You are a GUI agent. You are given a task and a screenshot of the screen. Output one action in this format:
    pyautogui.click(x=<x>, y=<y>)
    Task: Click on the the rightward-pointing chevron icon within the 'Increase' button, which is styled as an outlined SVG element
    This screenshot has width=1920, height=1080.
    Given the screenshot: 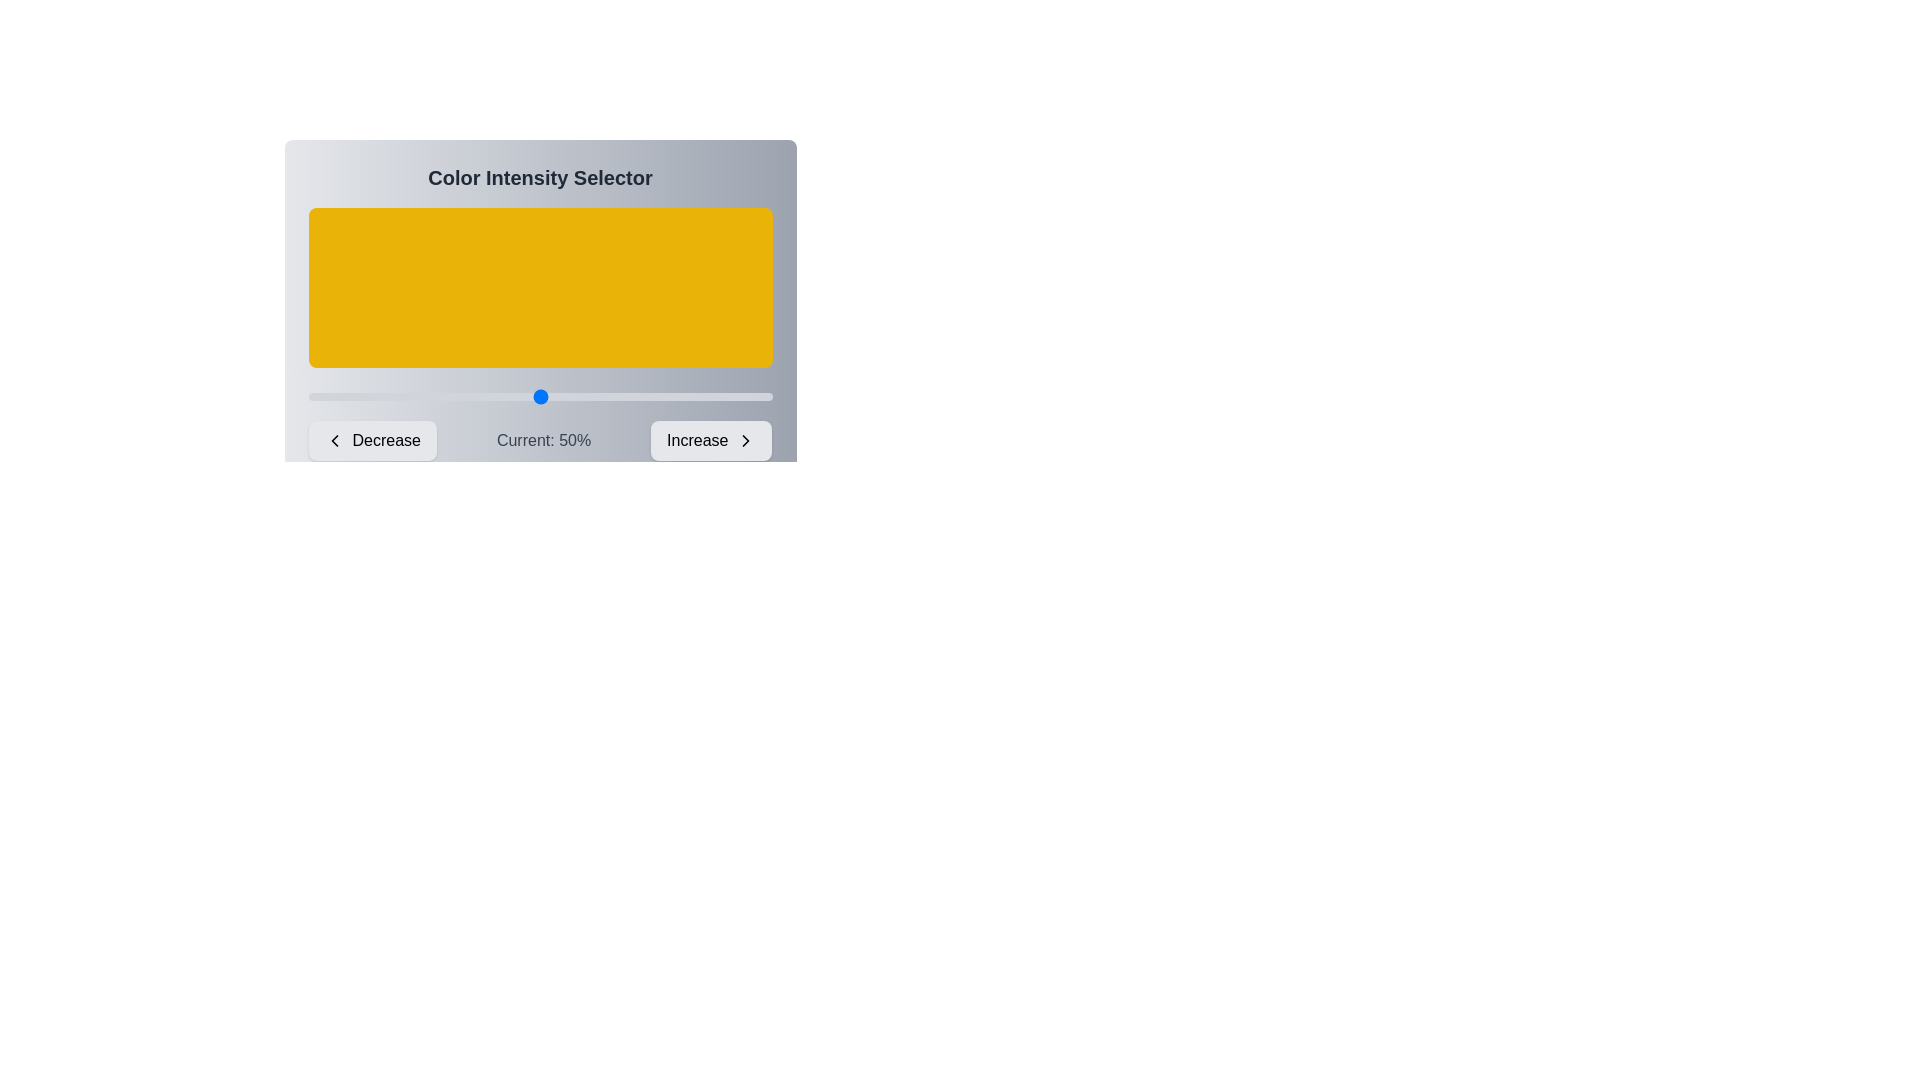 What is the action you would take?
    pyautogui.click(x=745, y=439)
    